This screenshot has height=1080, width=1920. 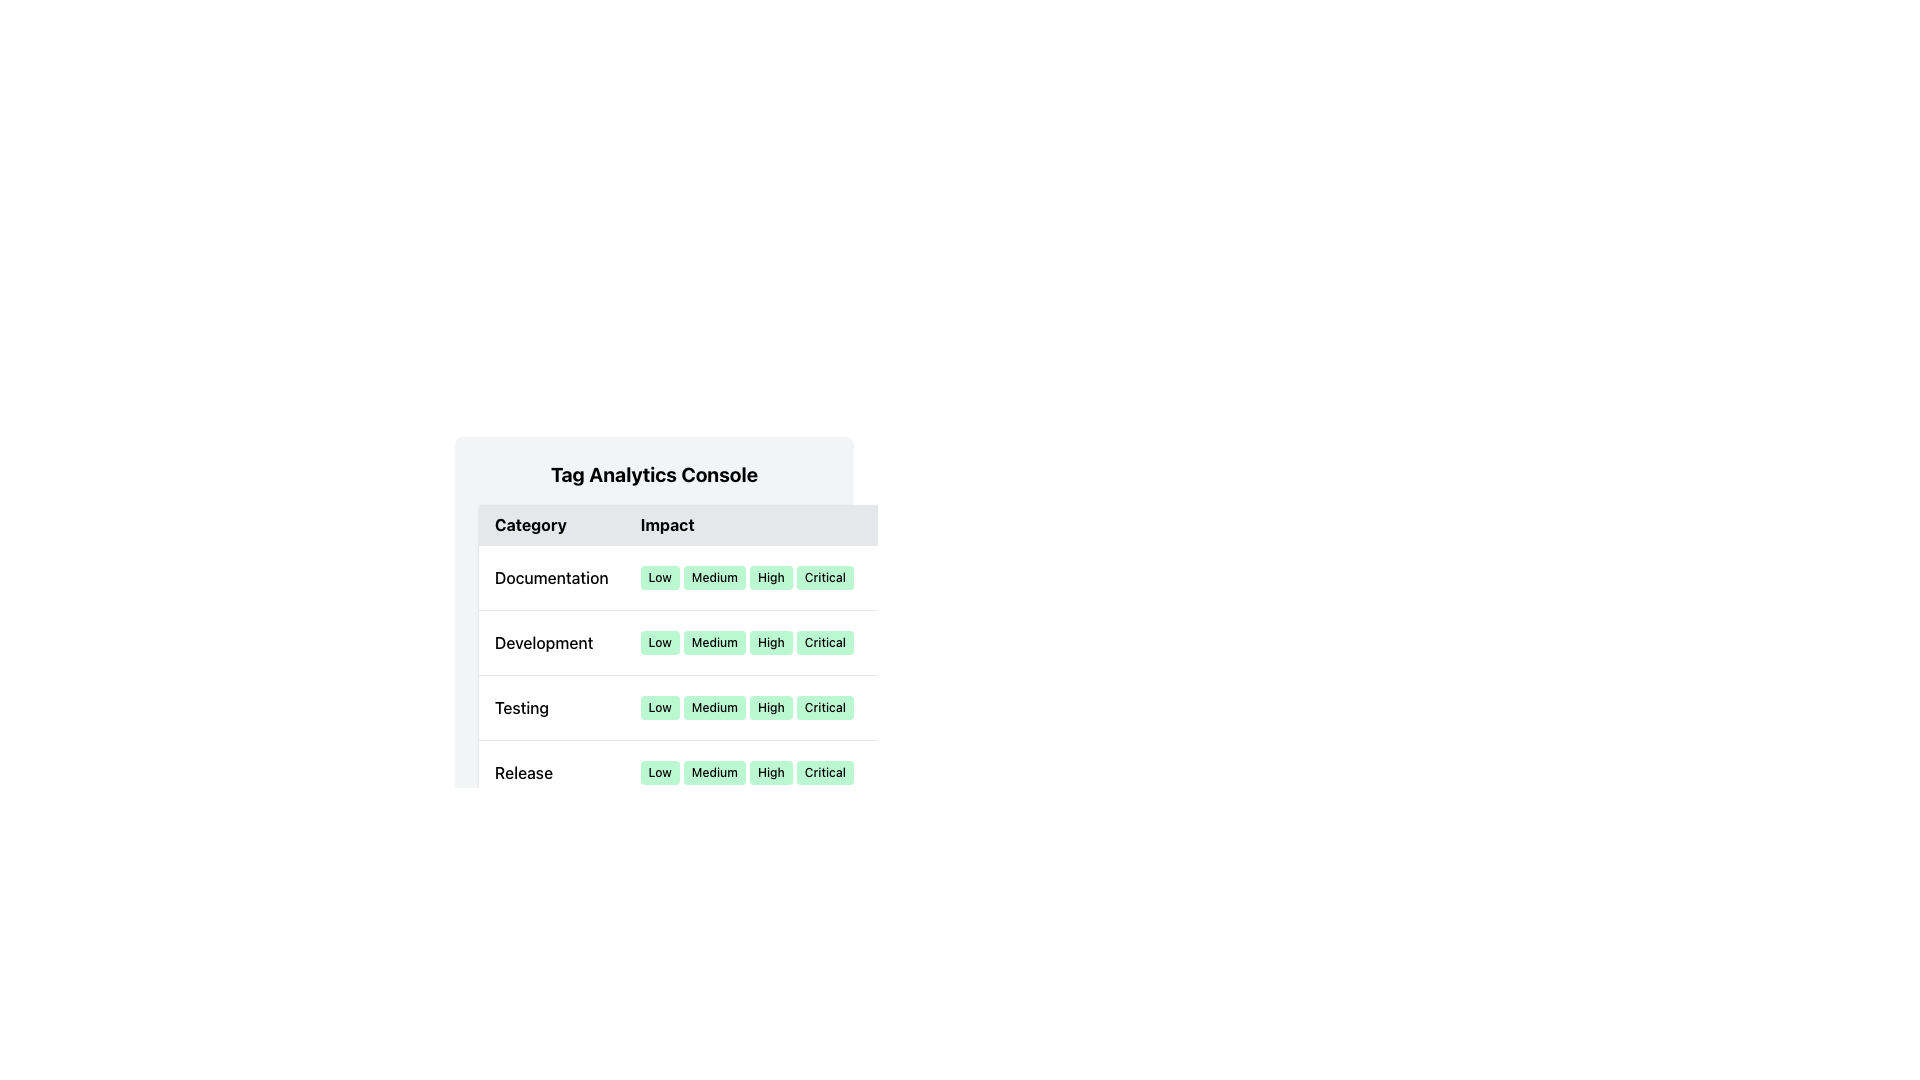 What do you see at coordinates (660, 578) in the screenshot?
I see `the 'Low' label, which is the first button in the horizontal arrangement of impact buttons in the 'Tag Analytics Console' table` at bounding box center [660, 578].